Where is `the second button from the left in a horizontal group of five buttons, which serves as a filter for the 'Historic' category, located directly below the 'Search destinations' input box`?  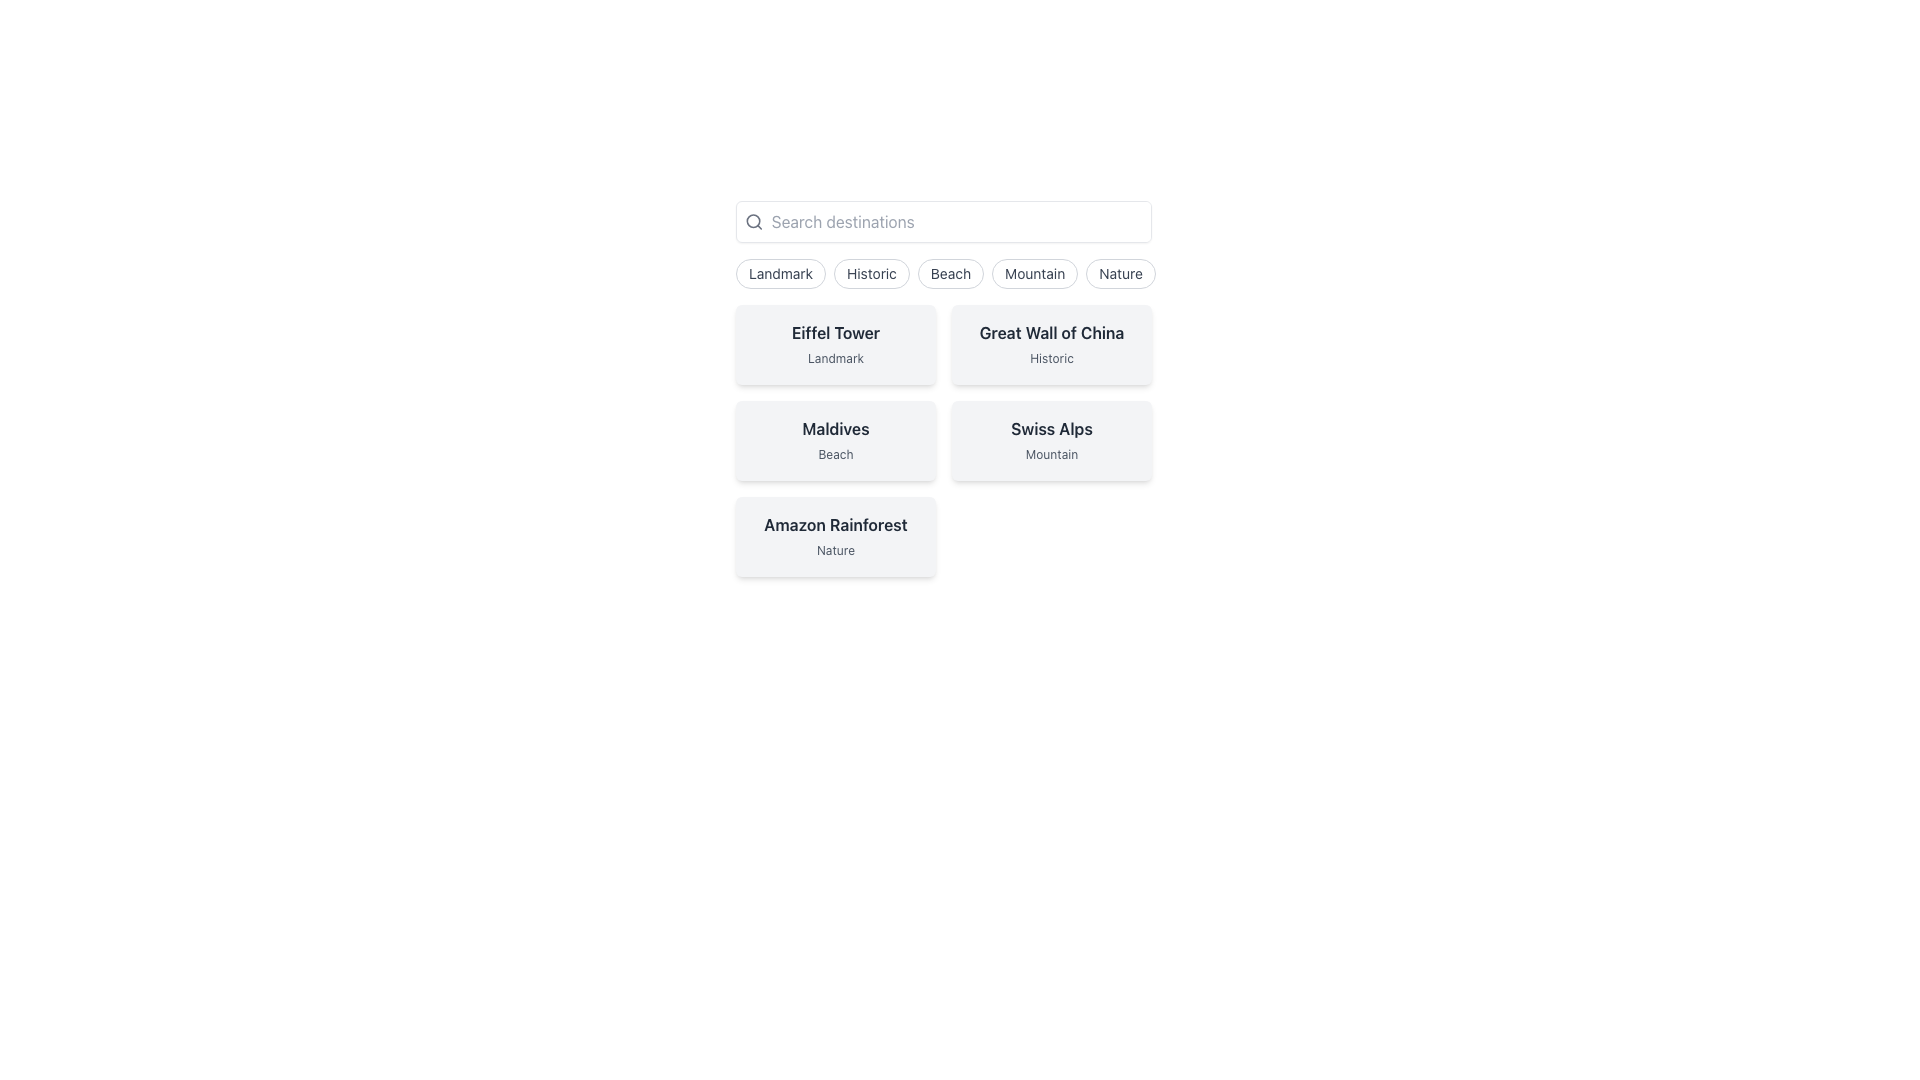
the second button from the left in a horizontal group of five buttons, which serves as a filter for the 'Historic' category, located directly below the 'Search destinations' input box is located at coordinates (872, 273).